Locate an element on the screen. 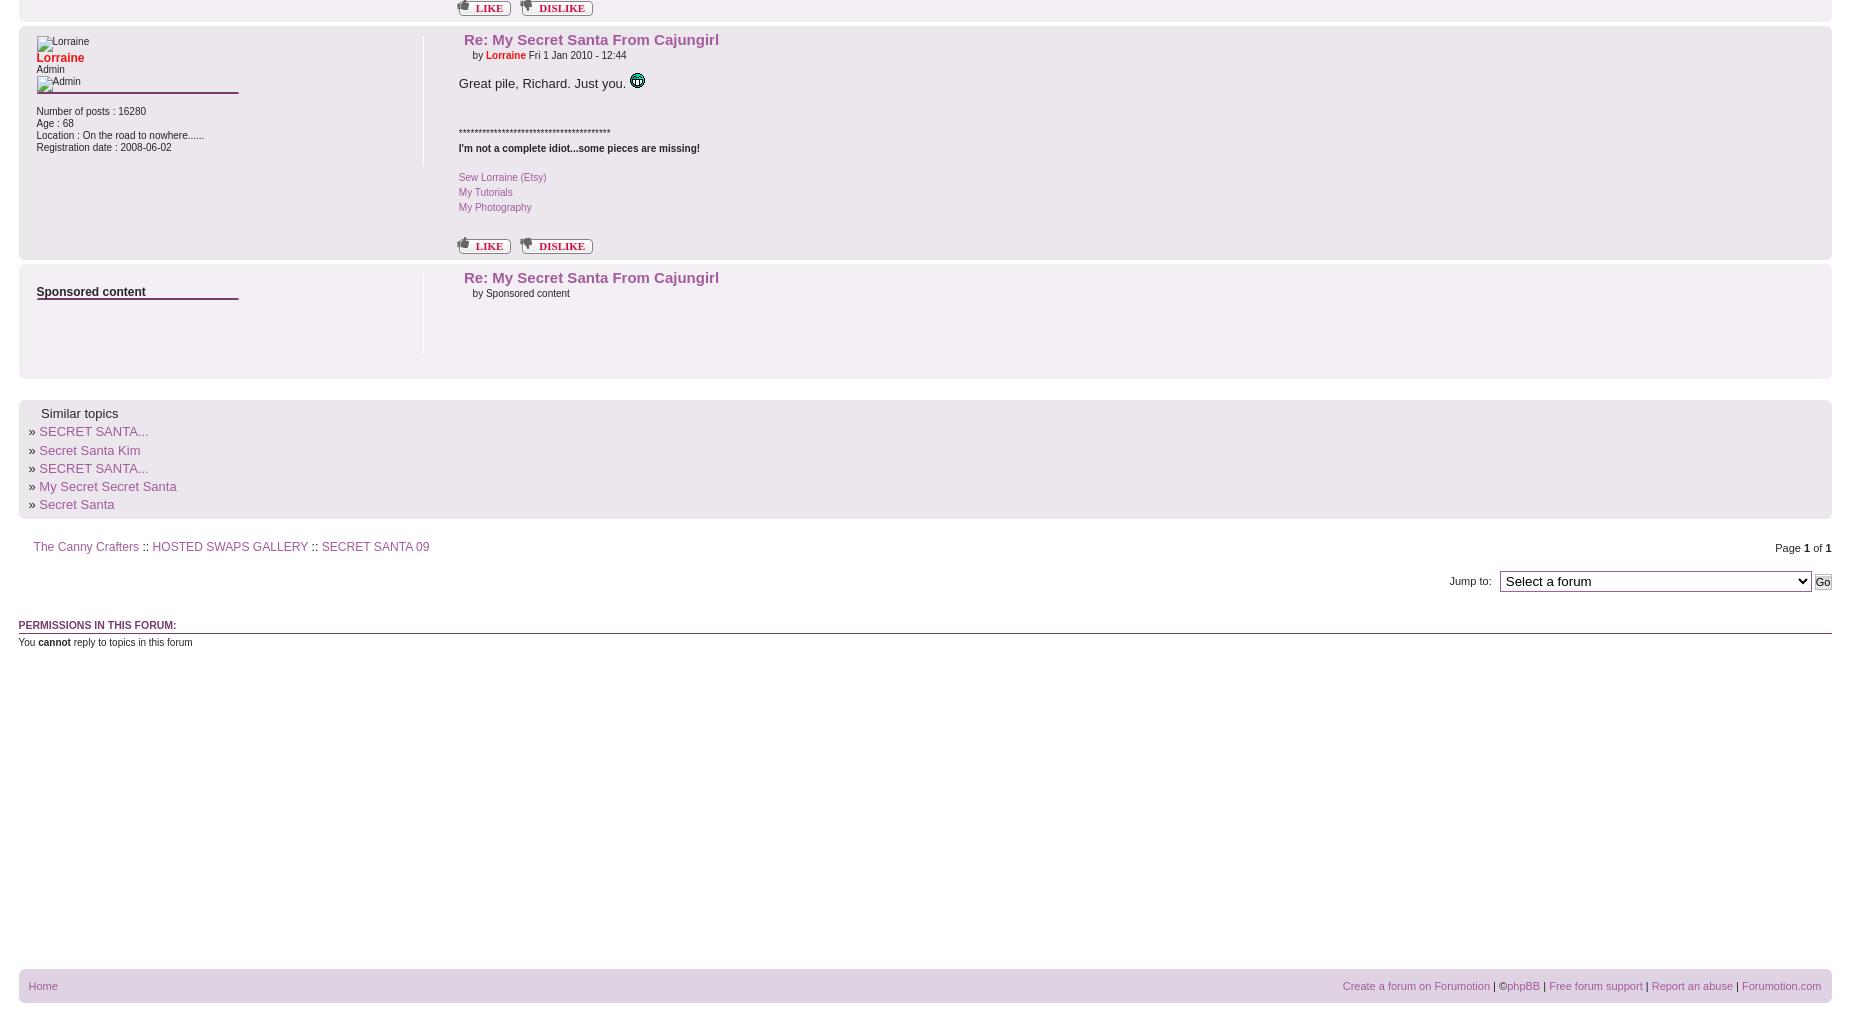  'Registration date :' is located at coordinates (77, 146).